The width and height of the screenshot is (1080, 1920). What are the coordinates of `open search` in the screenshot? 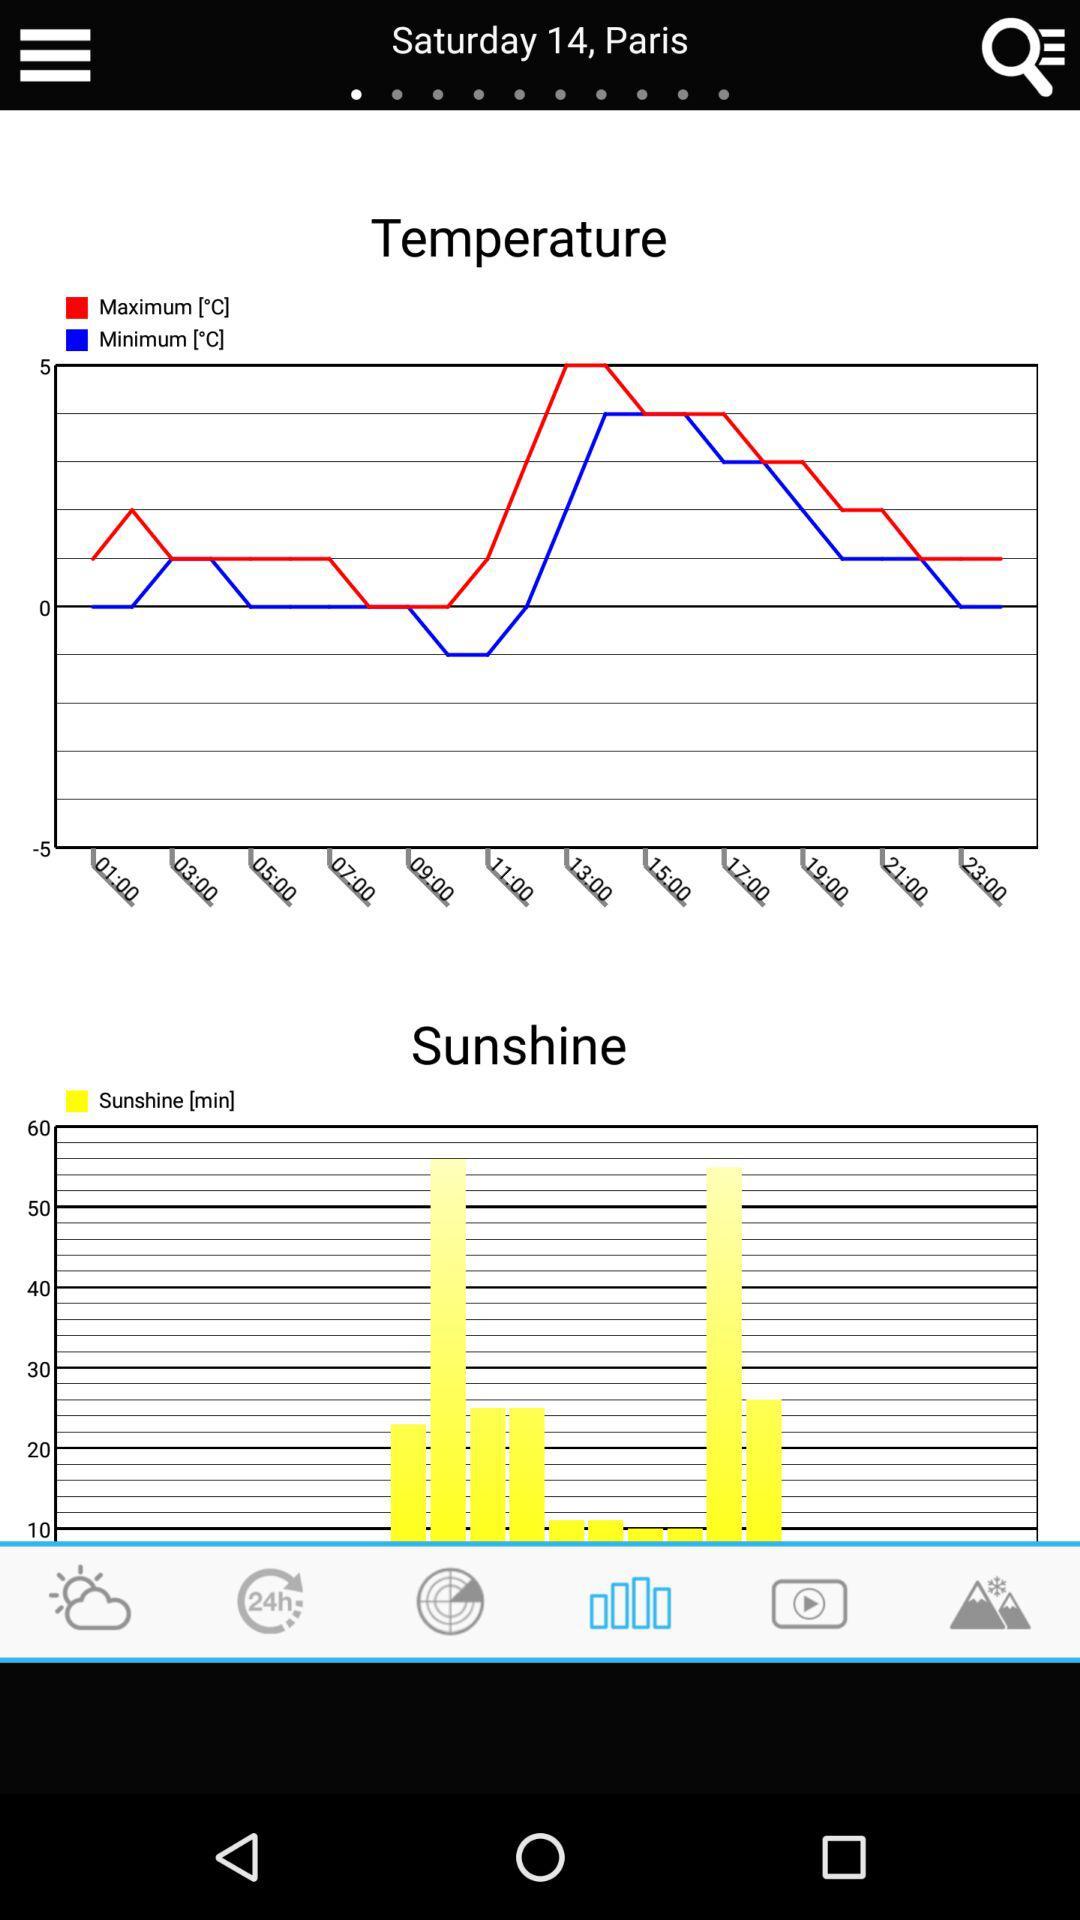 It's located at (1024, 55).